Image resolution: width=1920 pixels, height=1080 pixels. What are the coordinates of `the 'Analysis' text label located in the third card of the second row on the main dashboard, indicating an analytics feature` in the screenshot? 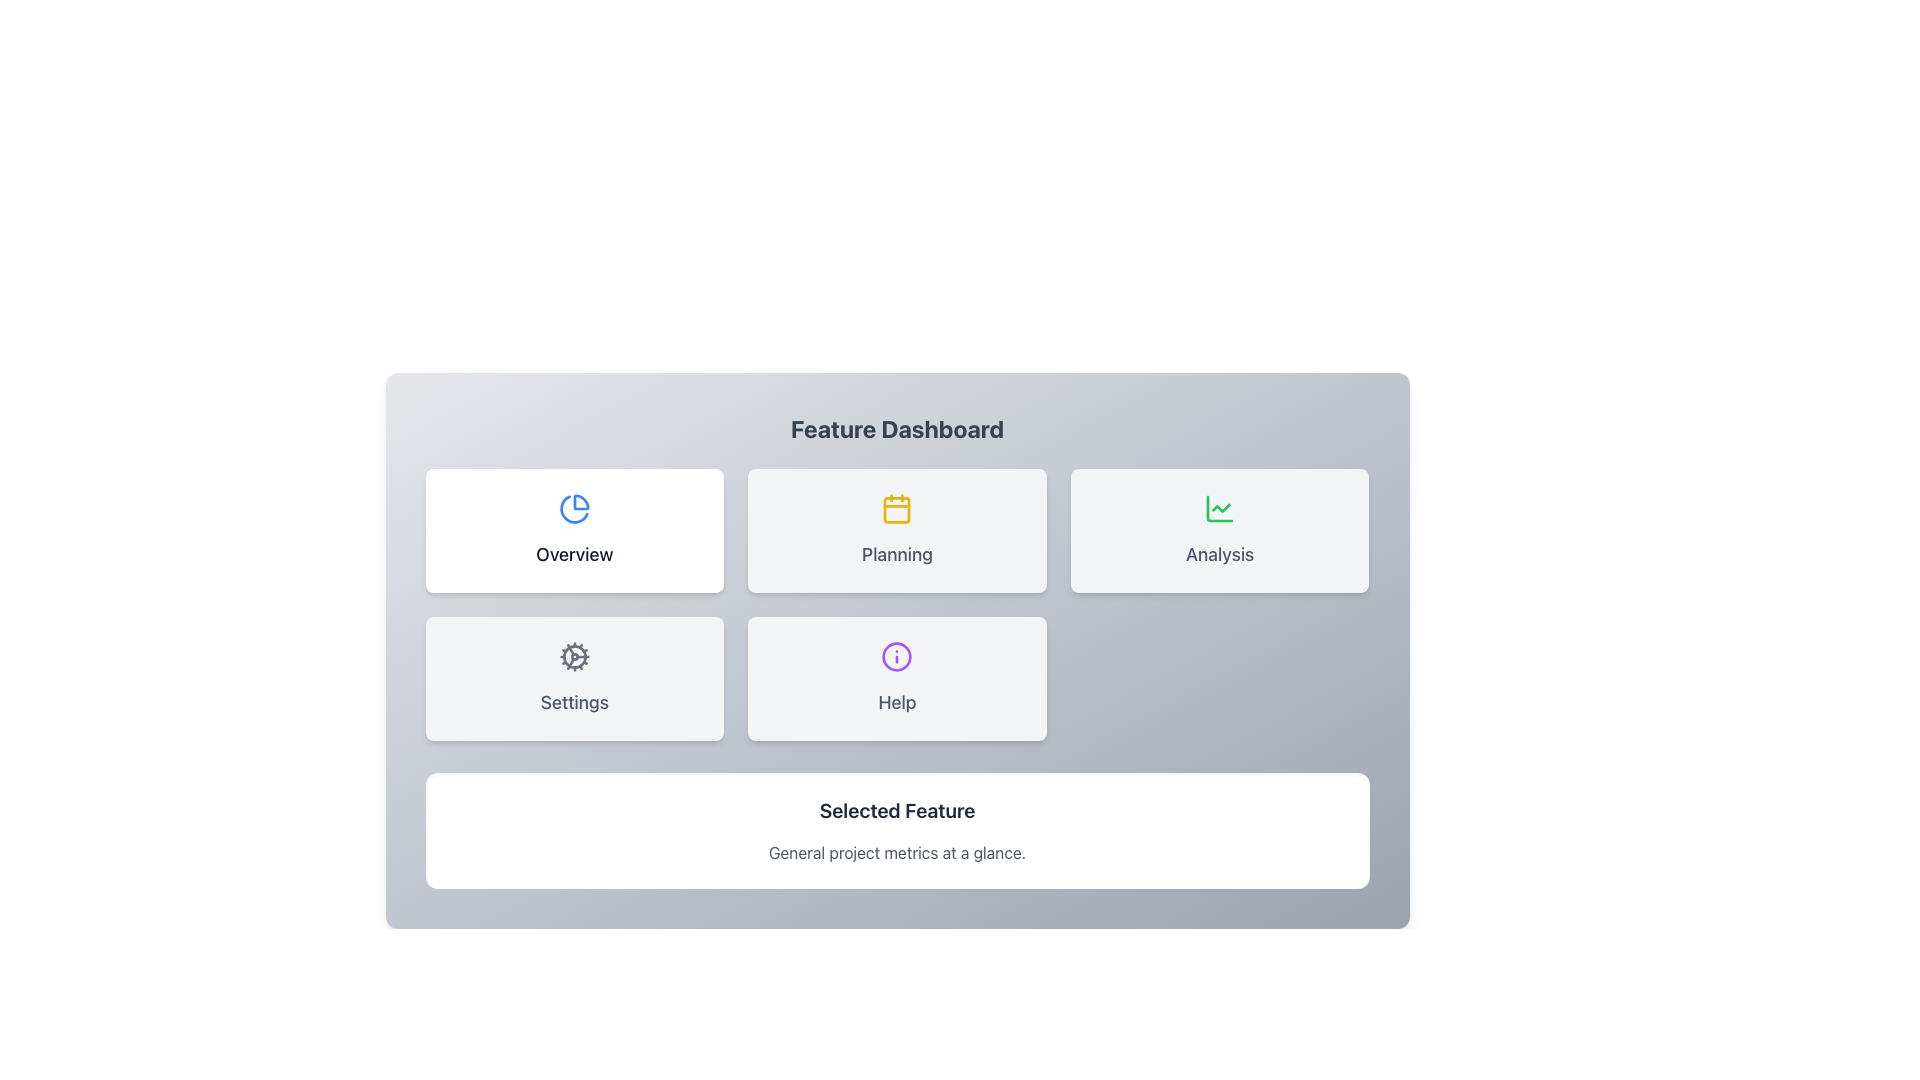 It's located at (1219, 555).